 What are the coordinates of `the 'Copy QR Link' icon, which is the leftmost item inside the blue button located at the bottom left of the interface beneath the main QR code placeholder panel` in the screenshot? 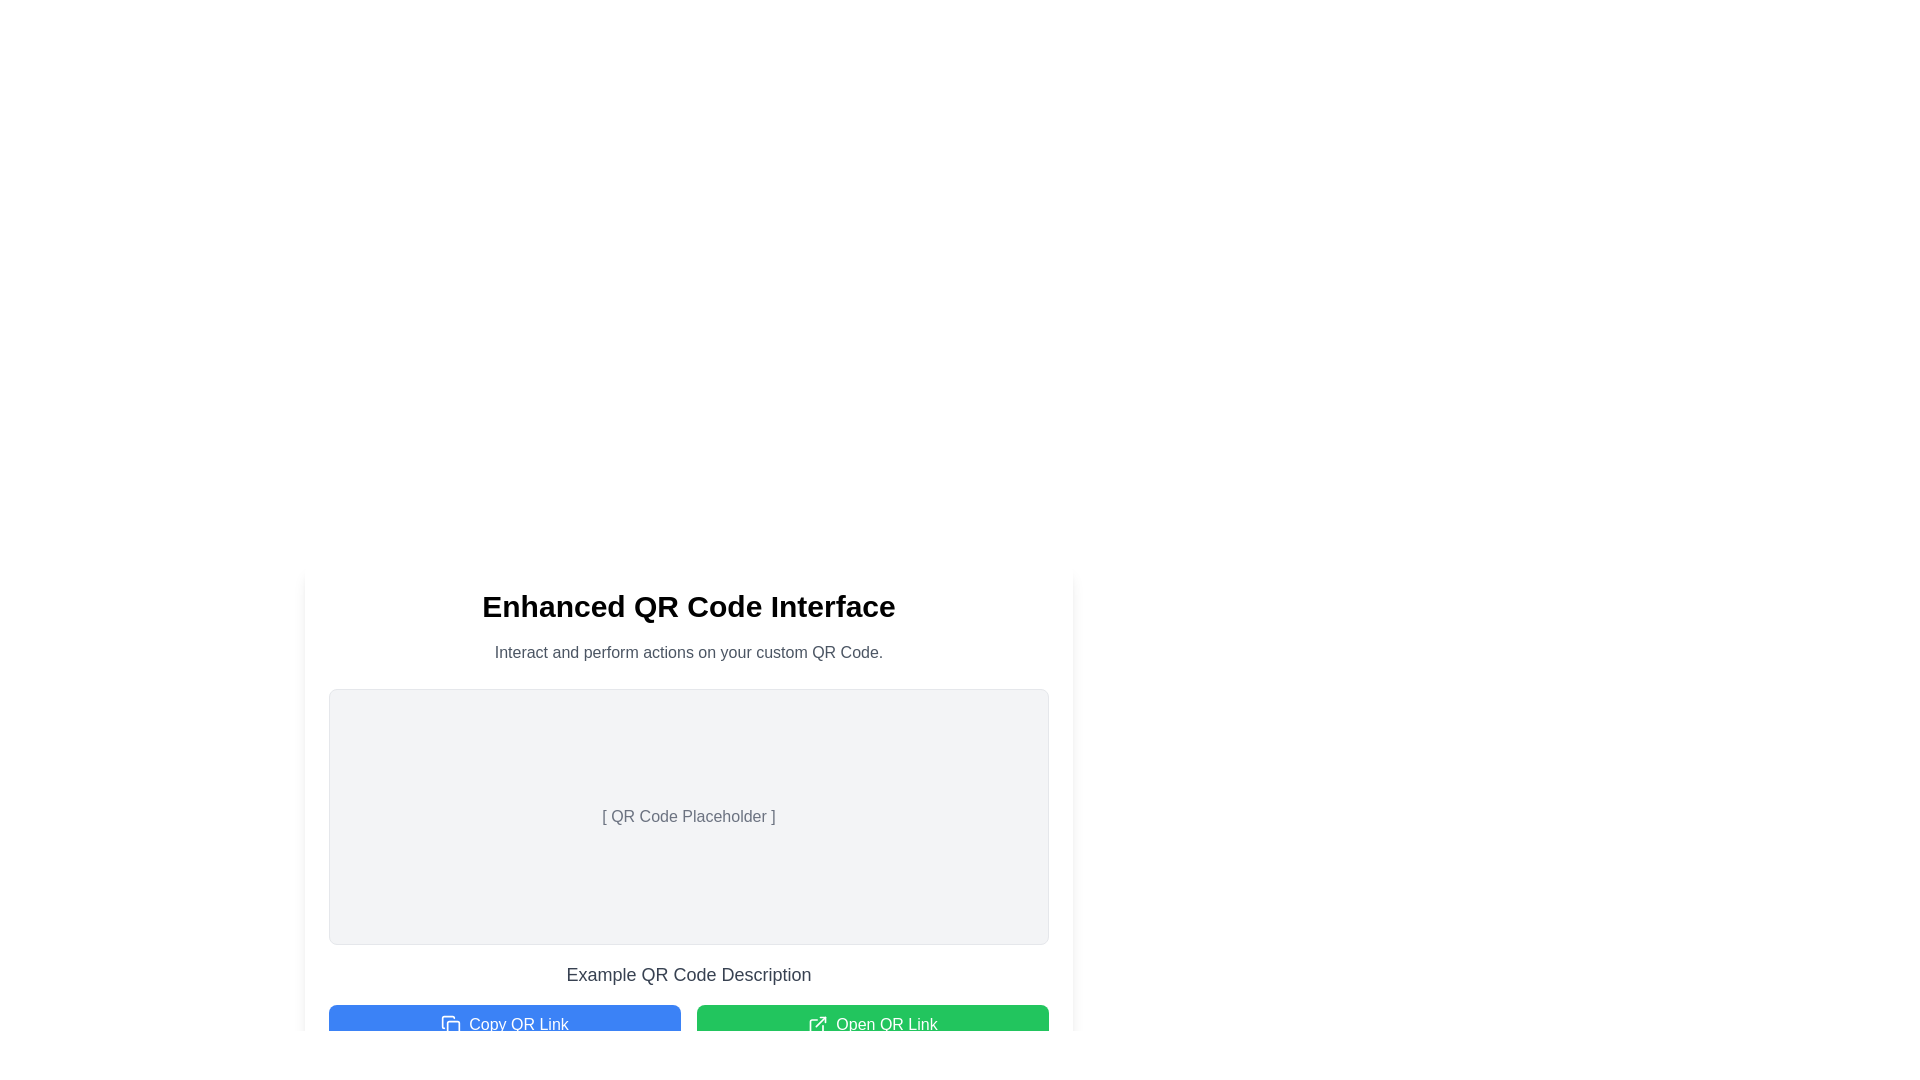 It's located at (450, 1025).